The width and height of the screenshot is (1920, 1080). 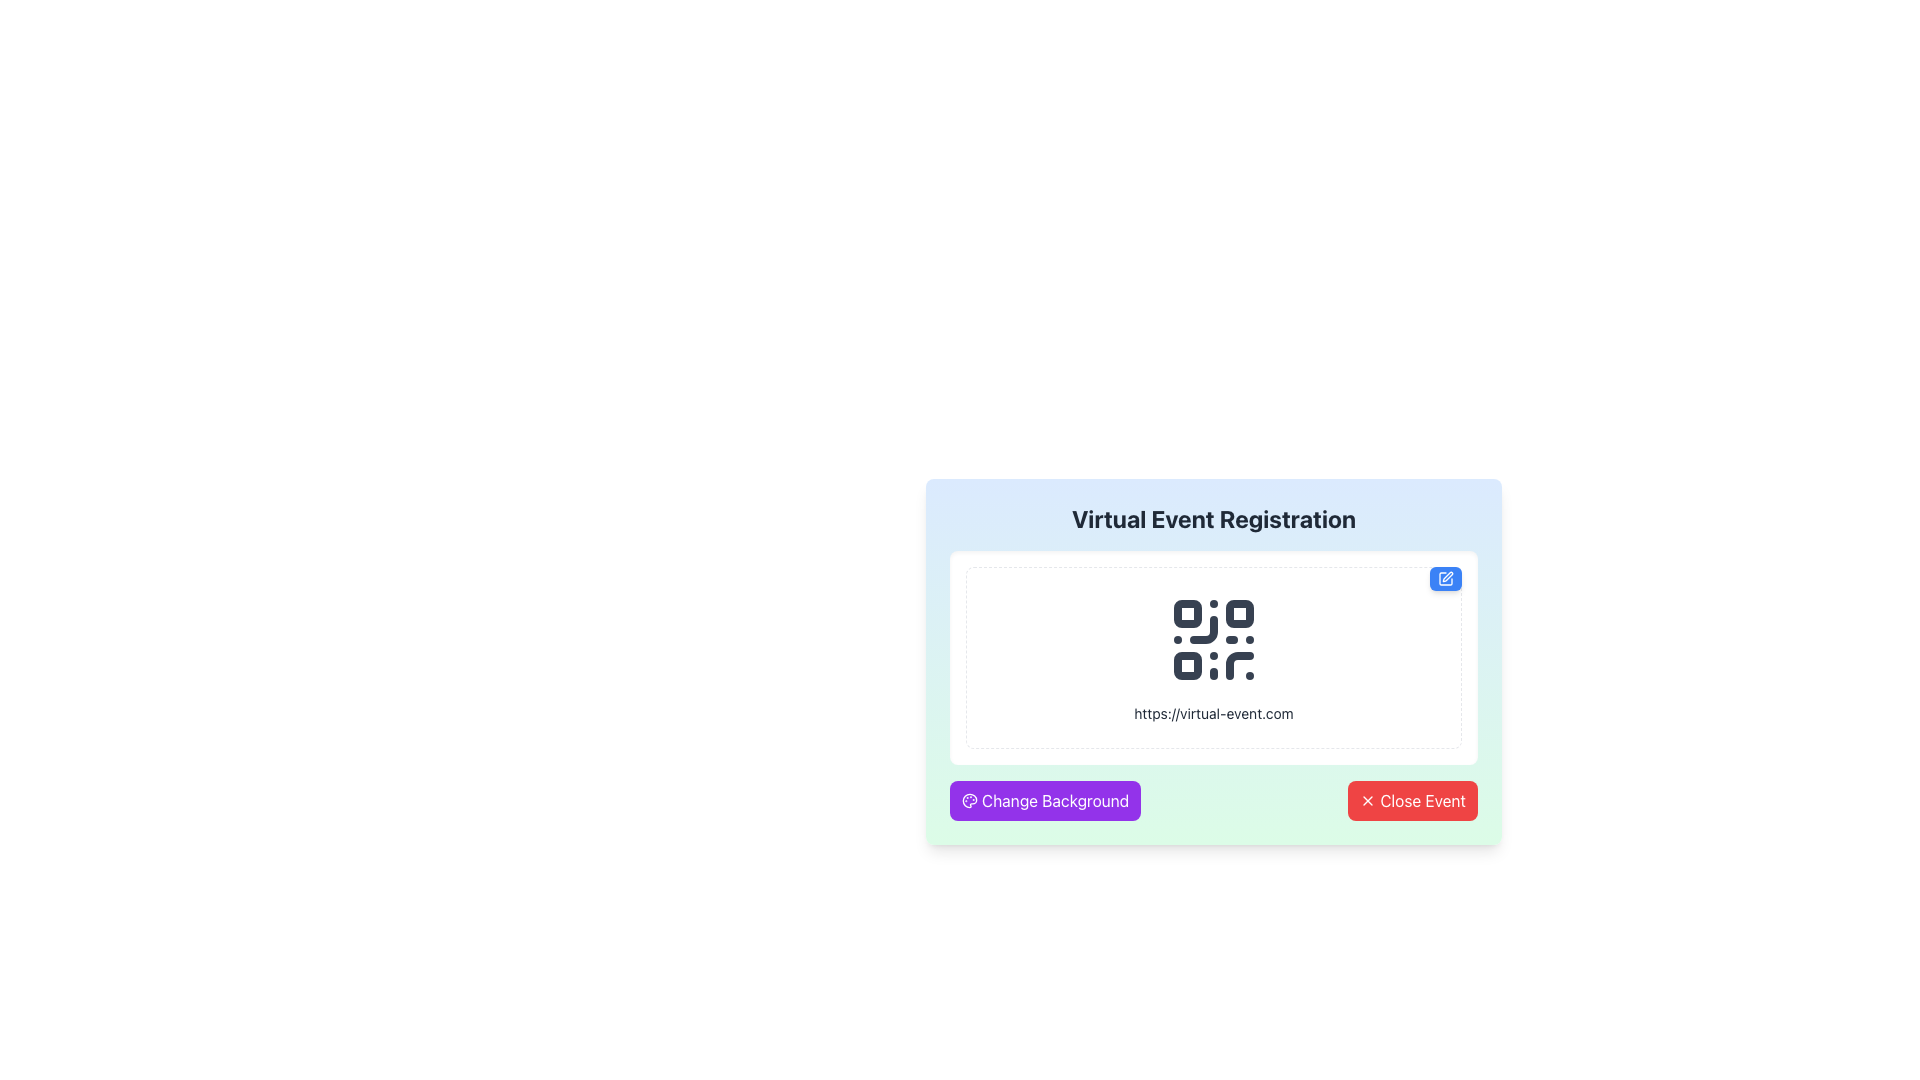 What do you see at coordinates (1238, 612) in the screenshot?
I see `the small rounded rectangle decorative part of the QR code icon located in the top-right quadrant, which is the second small square in the horizontal sequence` at bounding box center [1238, 612].